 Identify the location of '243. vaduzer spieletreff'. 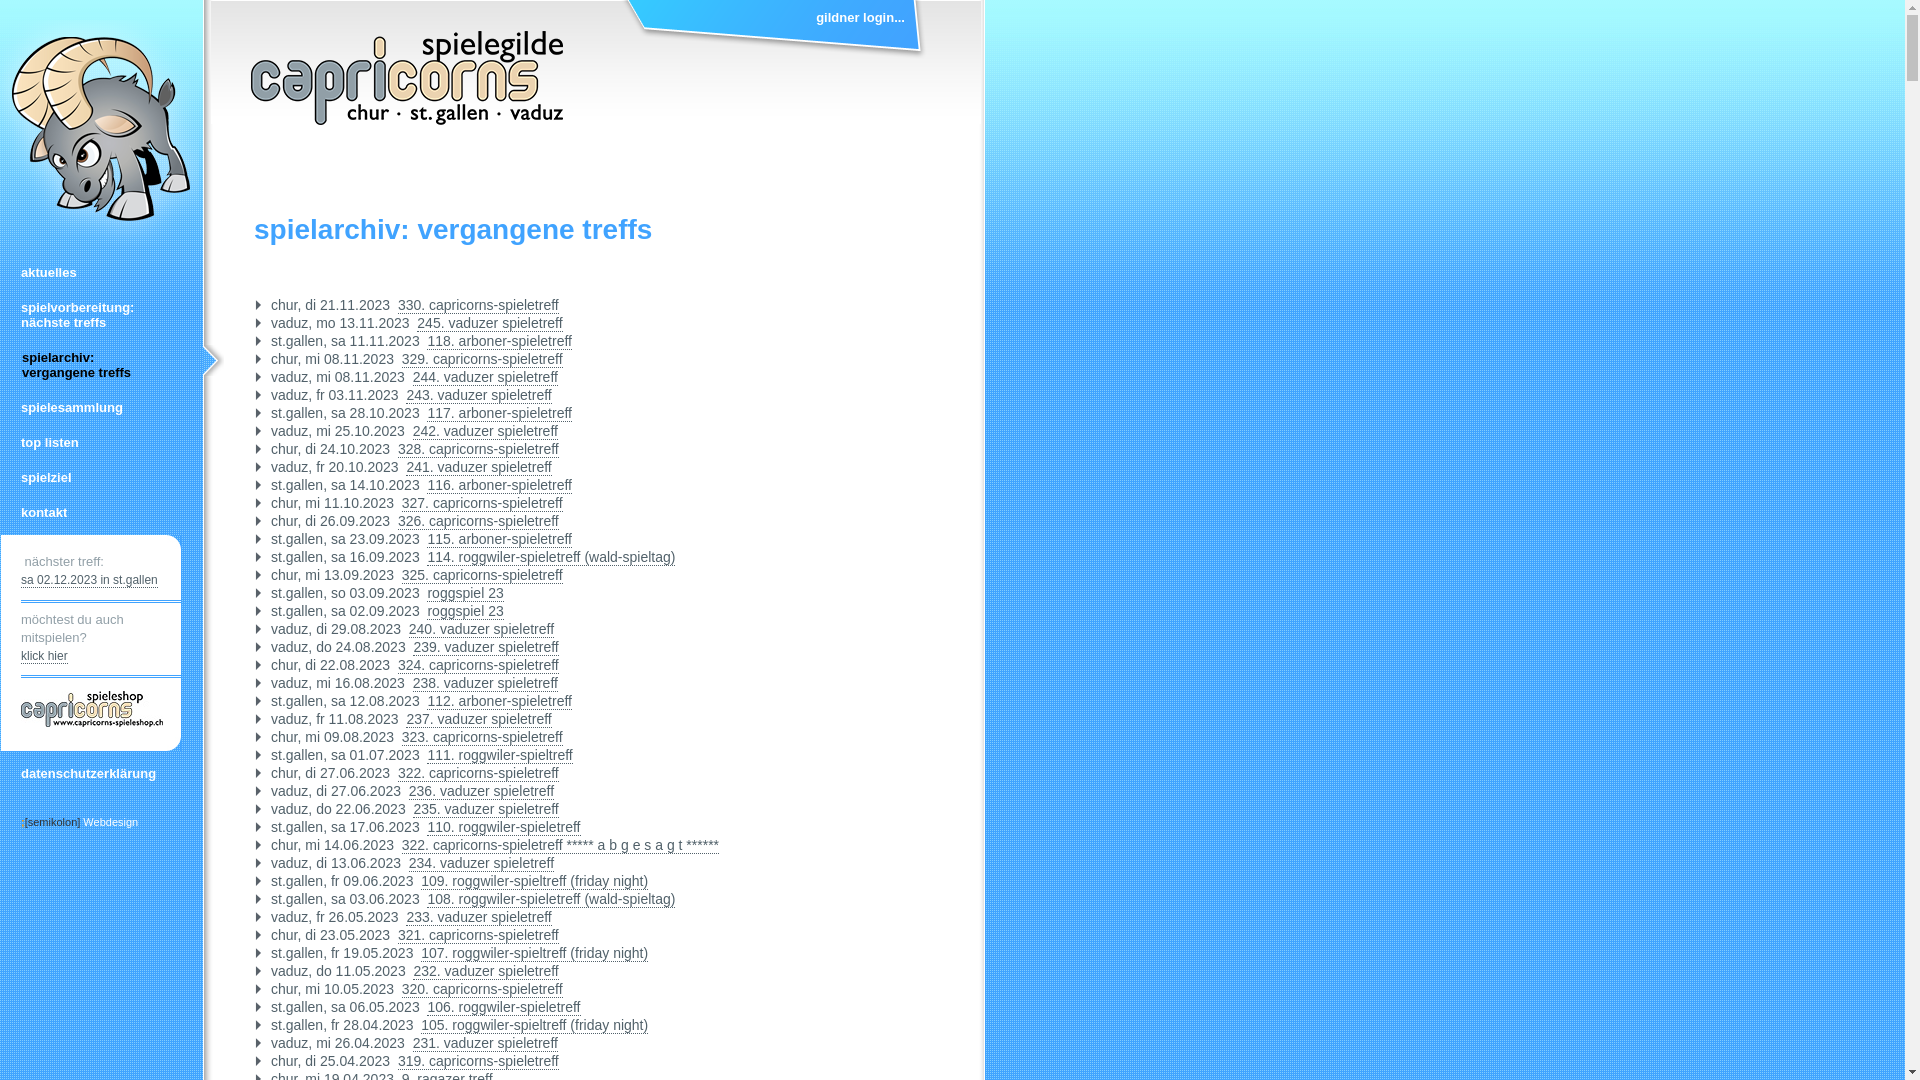
(477, 395).